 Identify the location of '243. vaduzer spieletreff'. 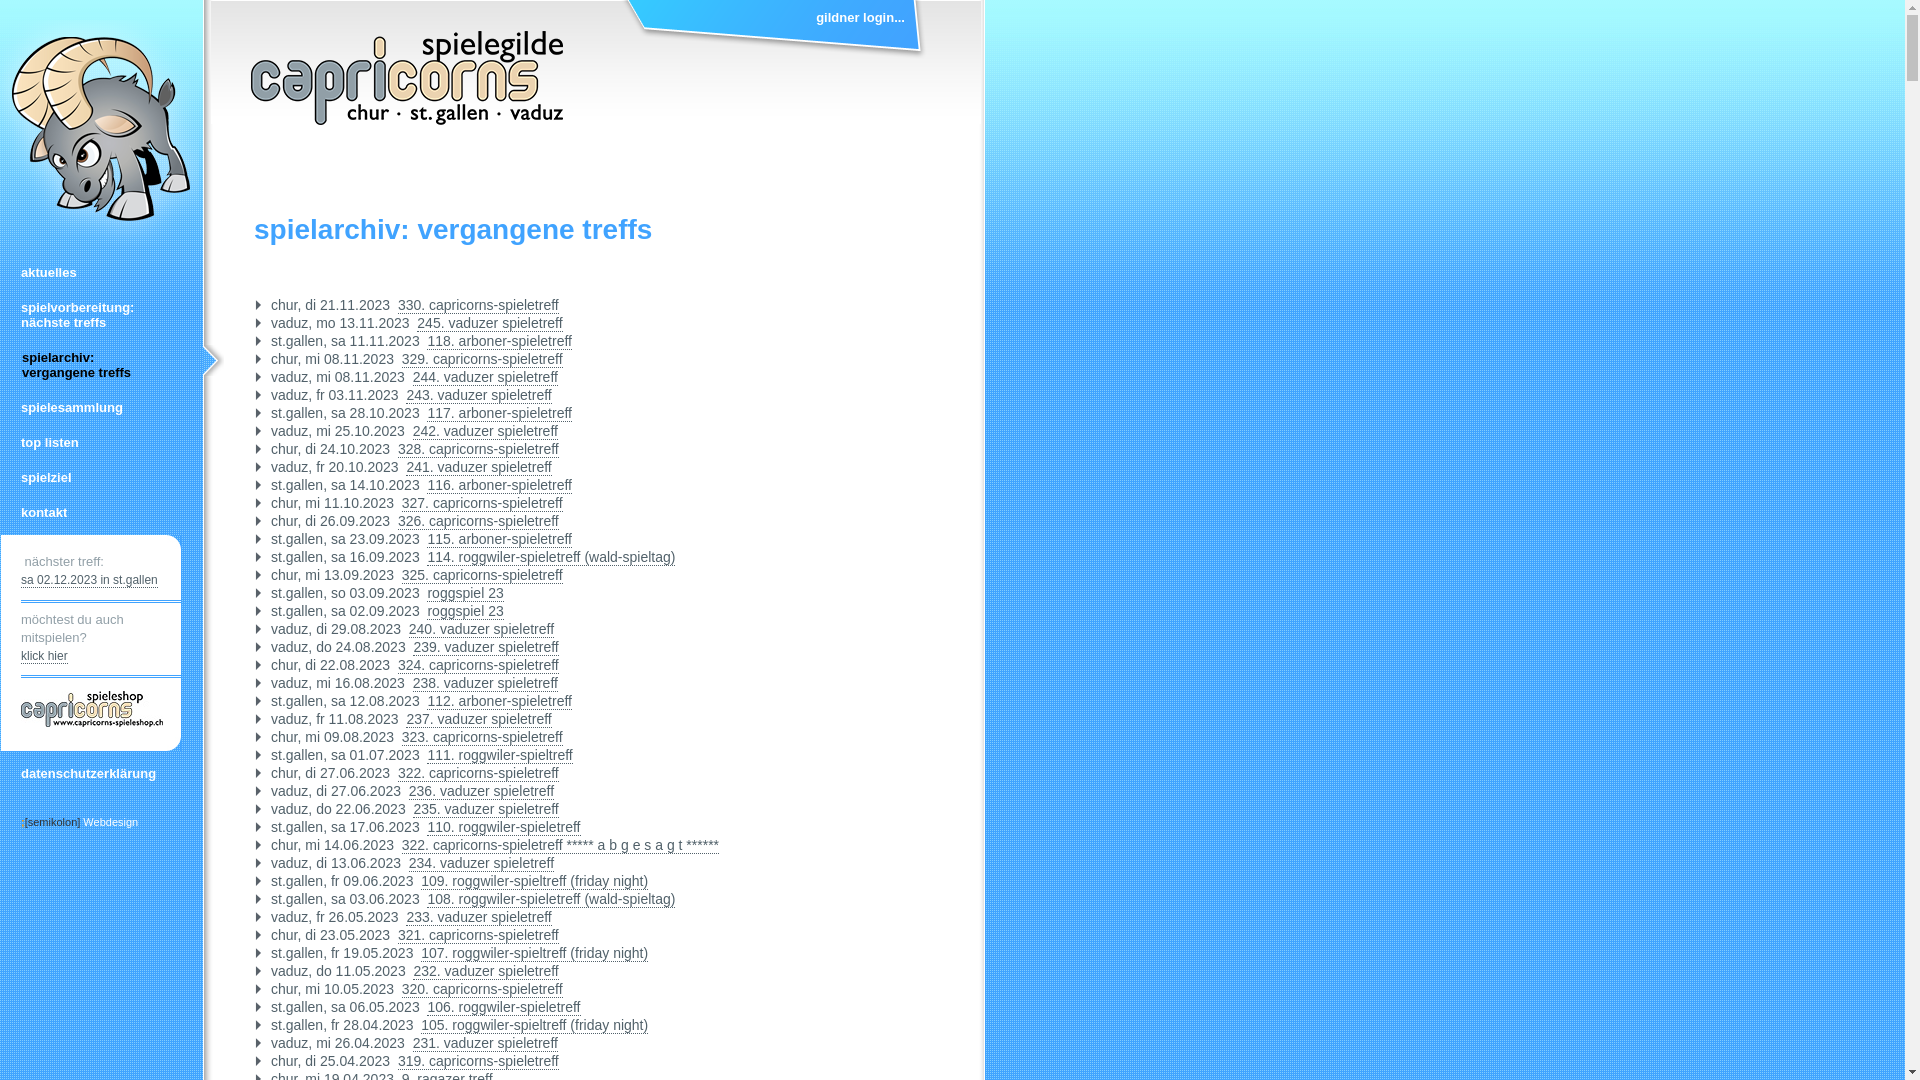
(477, 395).